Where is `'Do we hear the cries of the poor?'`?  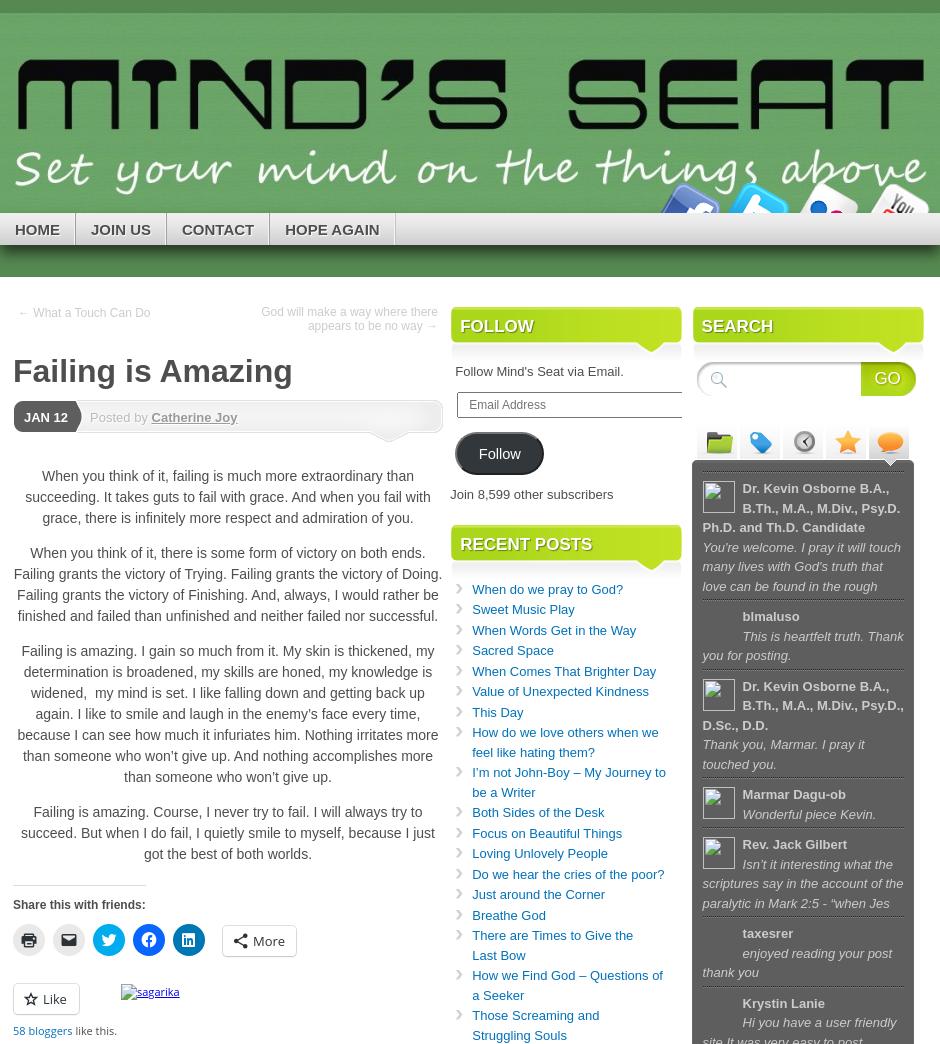 'Do we hear the cries of the poor?' is located at coordinates (568, 873).